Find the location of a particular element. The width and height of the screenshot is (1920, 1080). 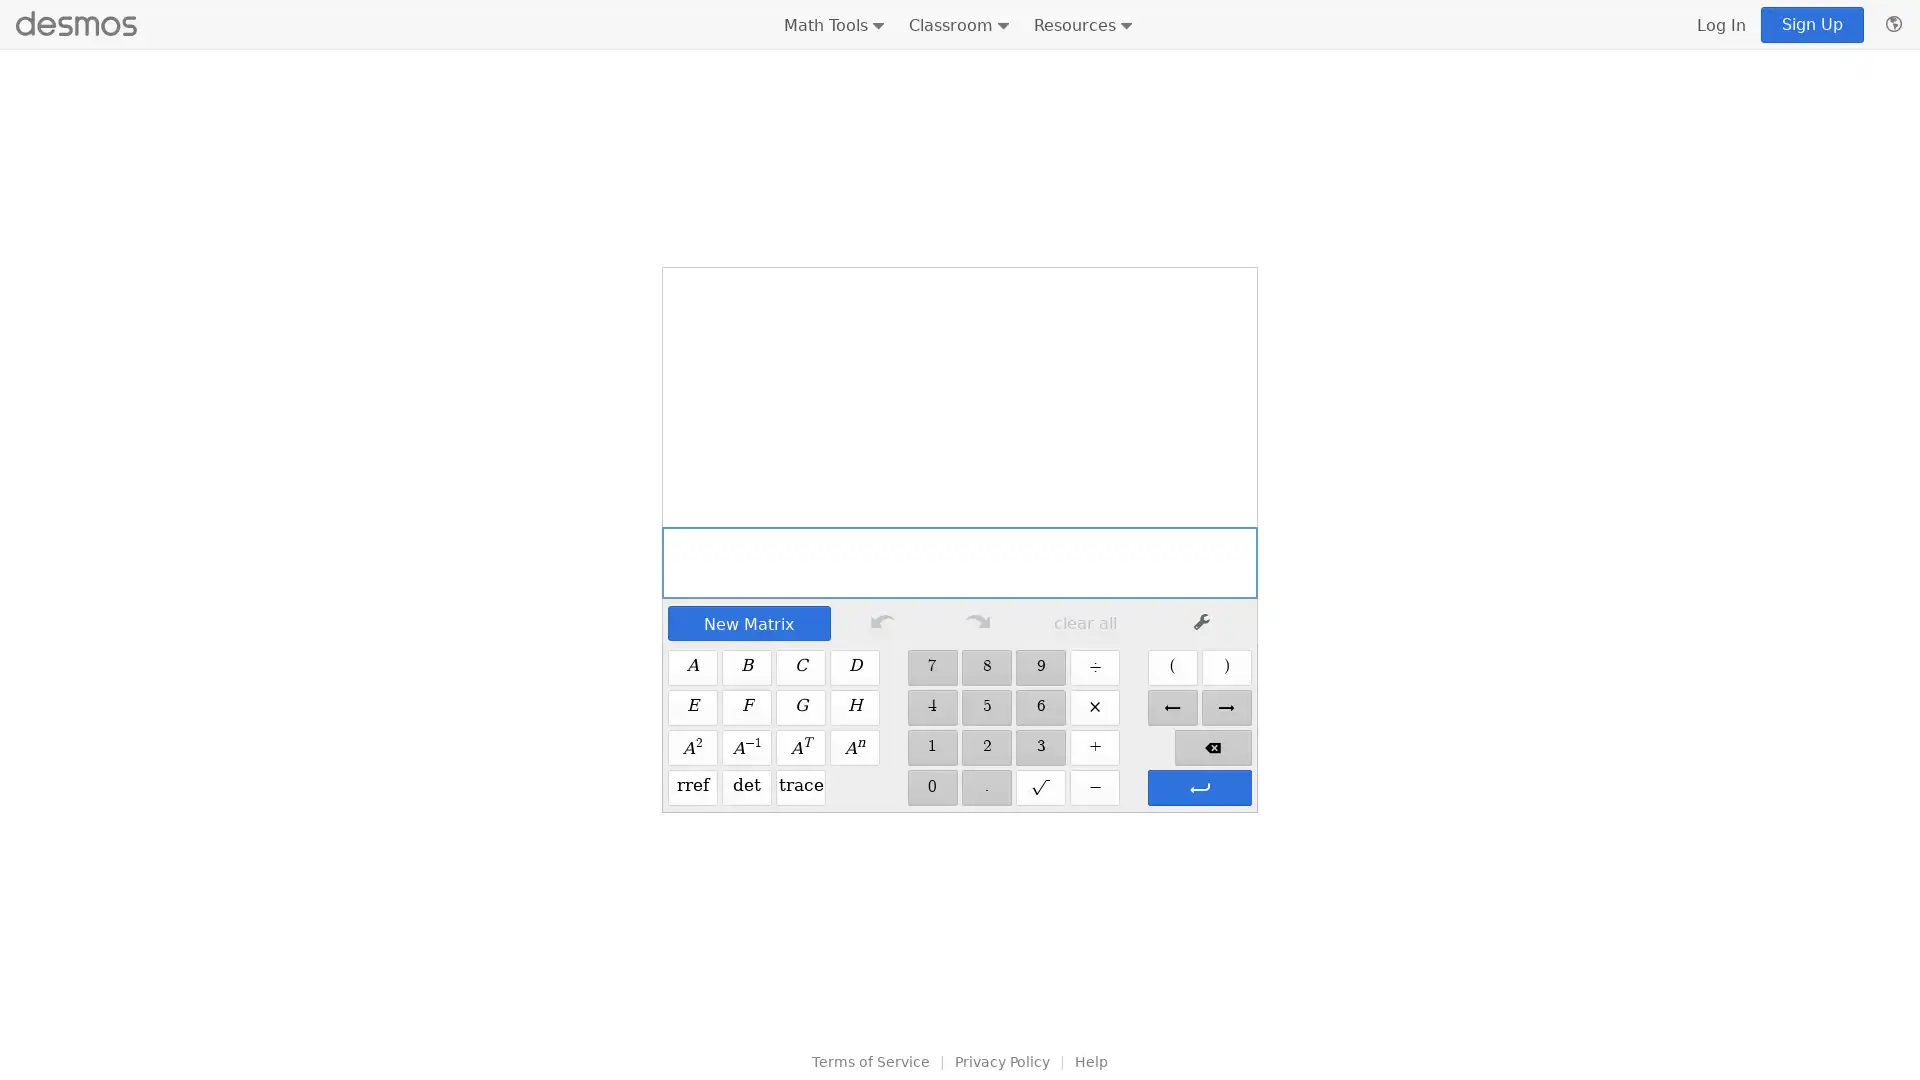

redo is located at coordinates (977, 622).